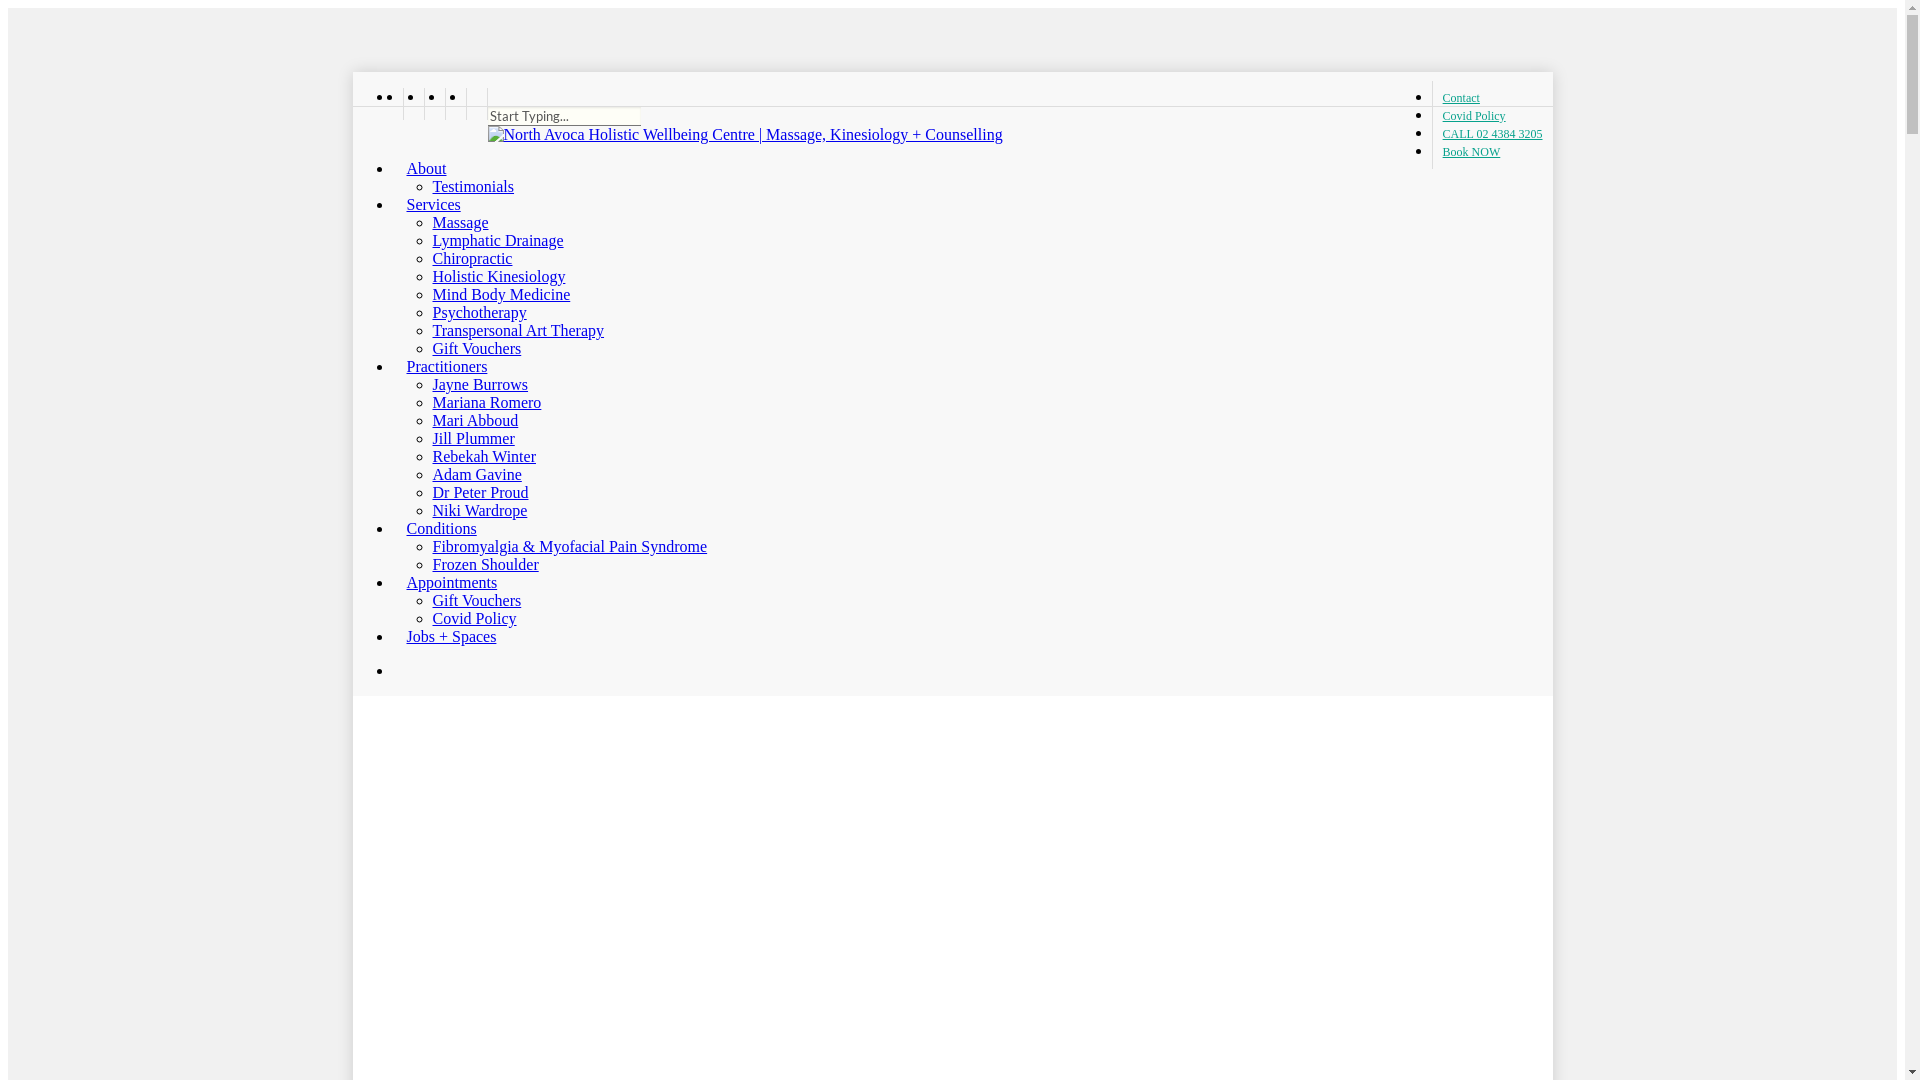  What do you see at coordinates (392, 104) in the screenshot?
I see `'twitter'` at bounding box center [392, 104].